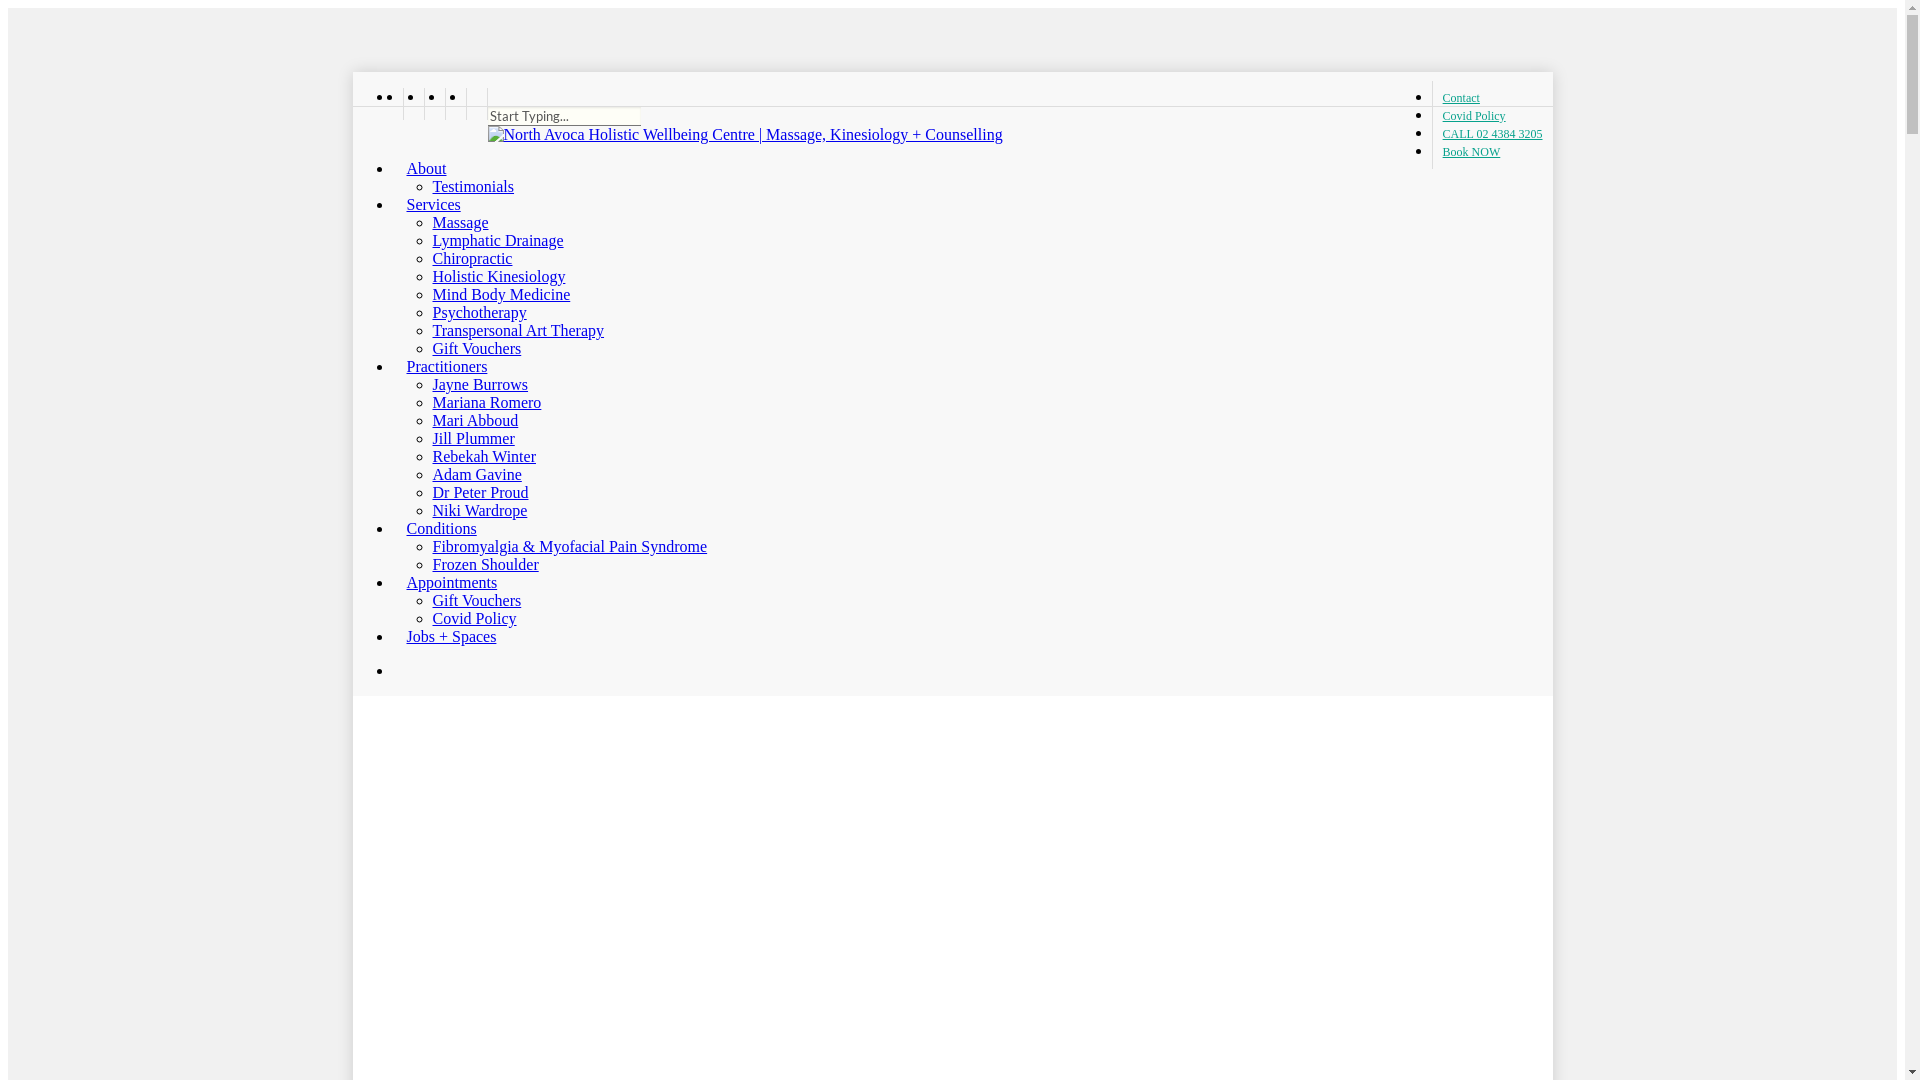  What do you see at coordinates (392, 104) in the screenshot?
I see `'twitter'` at bounding box center [392, 104].